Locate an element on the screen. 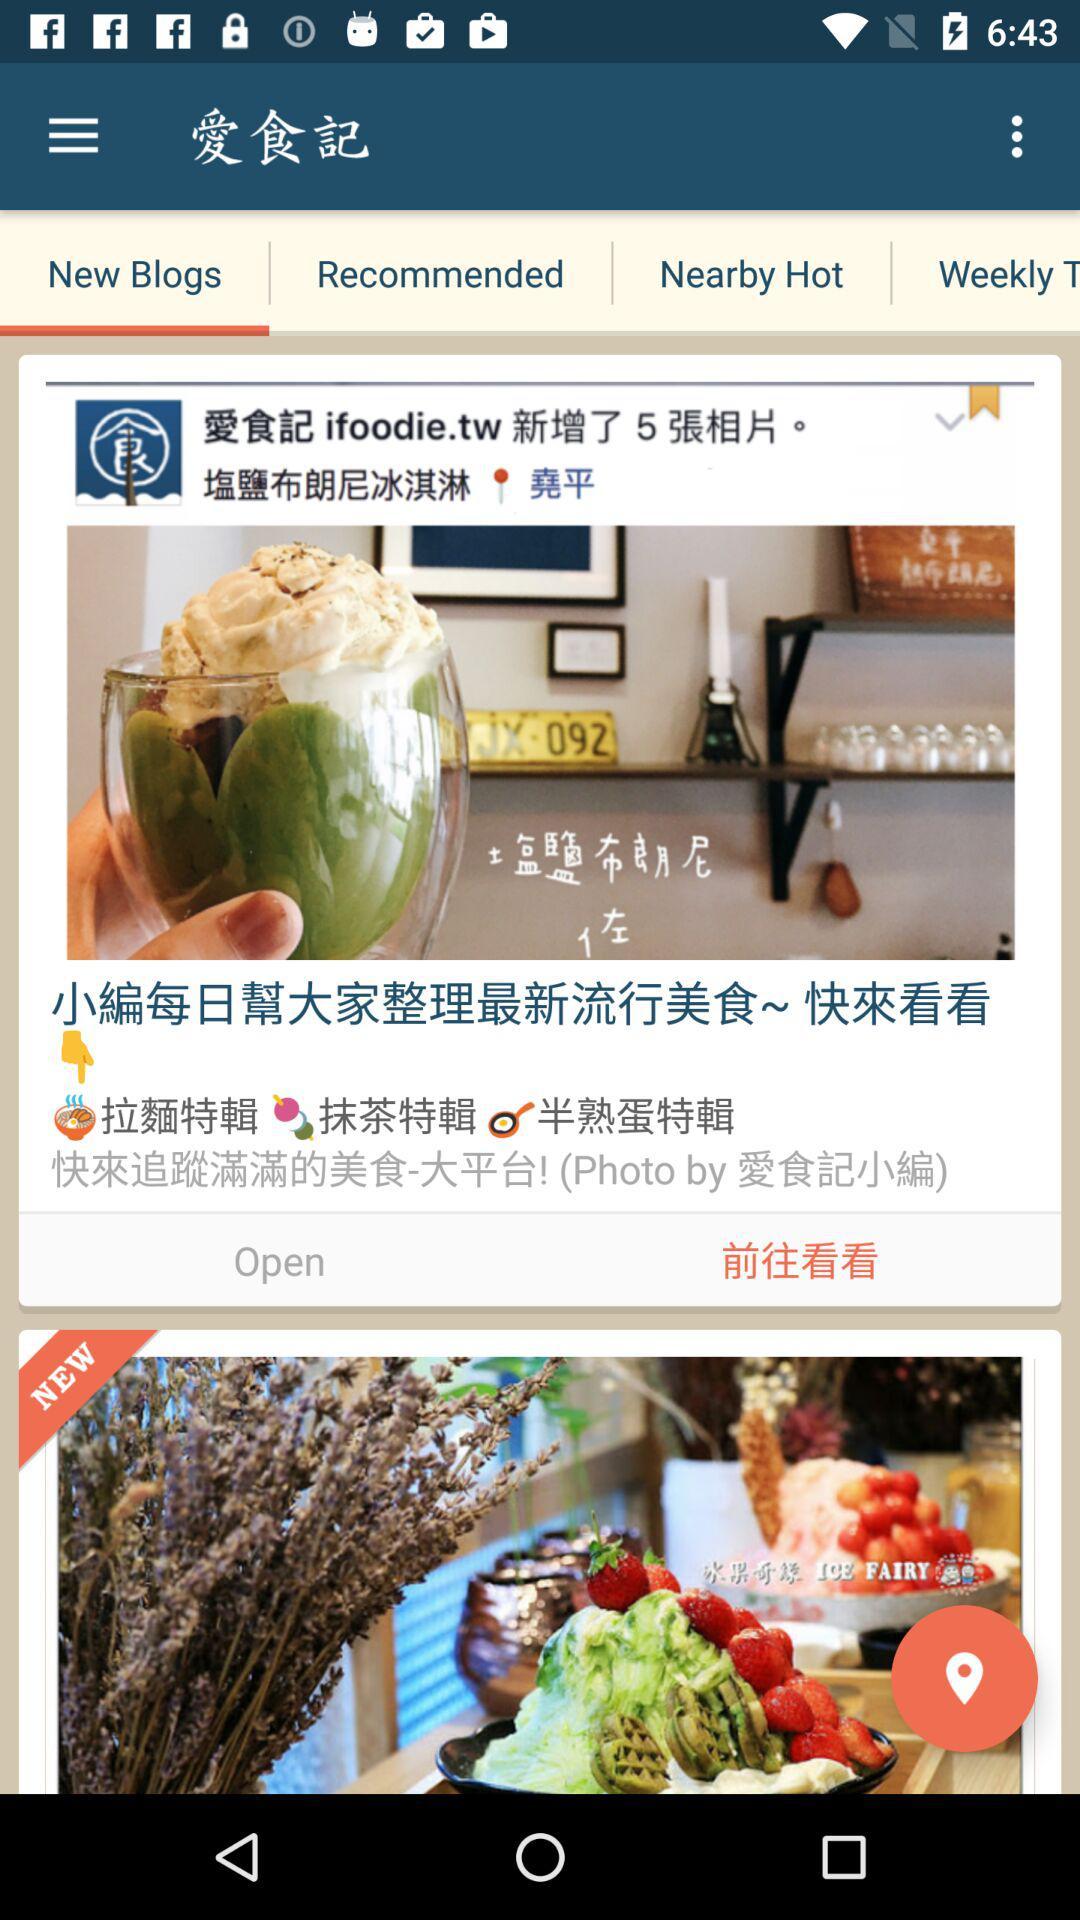 The width and height of the screenshot is (1080, 1920). item to the right of open item is located at coordinates (799, 1255).